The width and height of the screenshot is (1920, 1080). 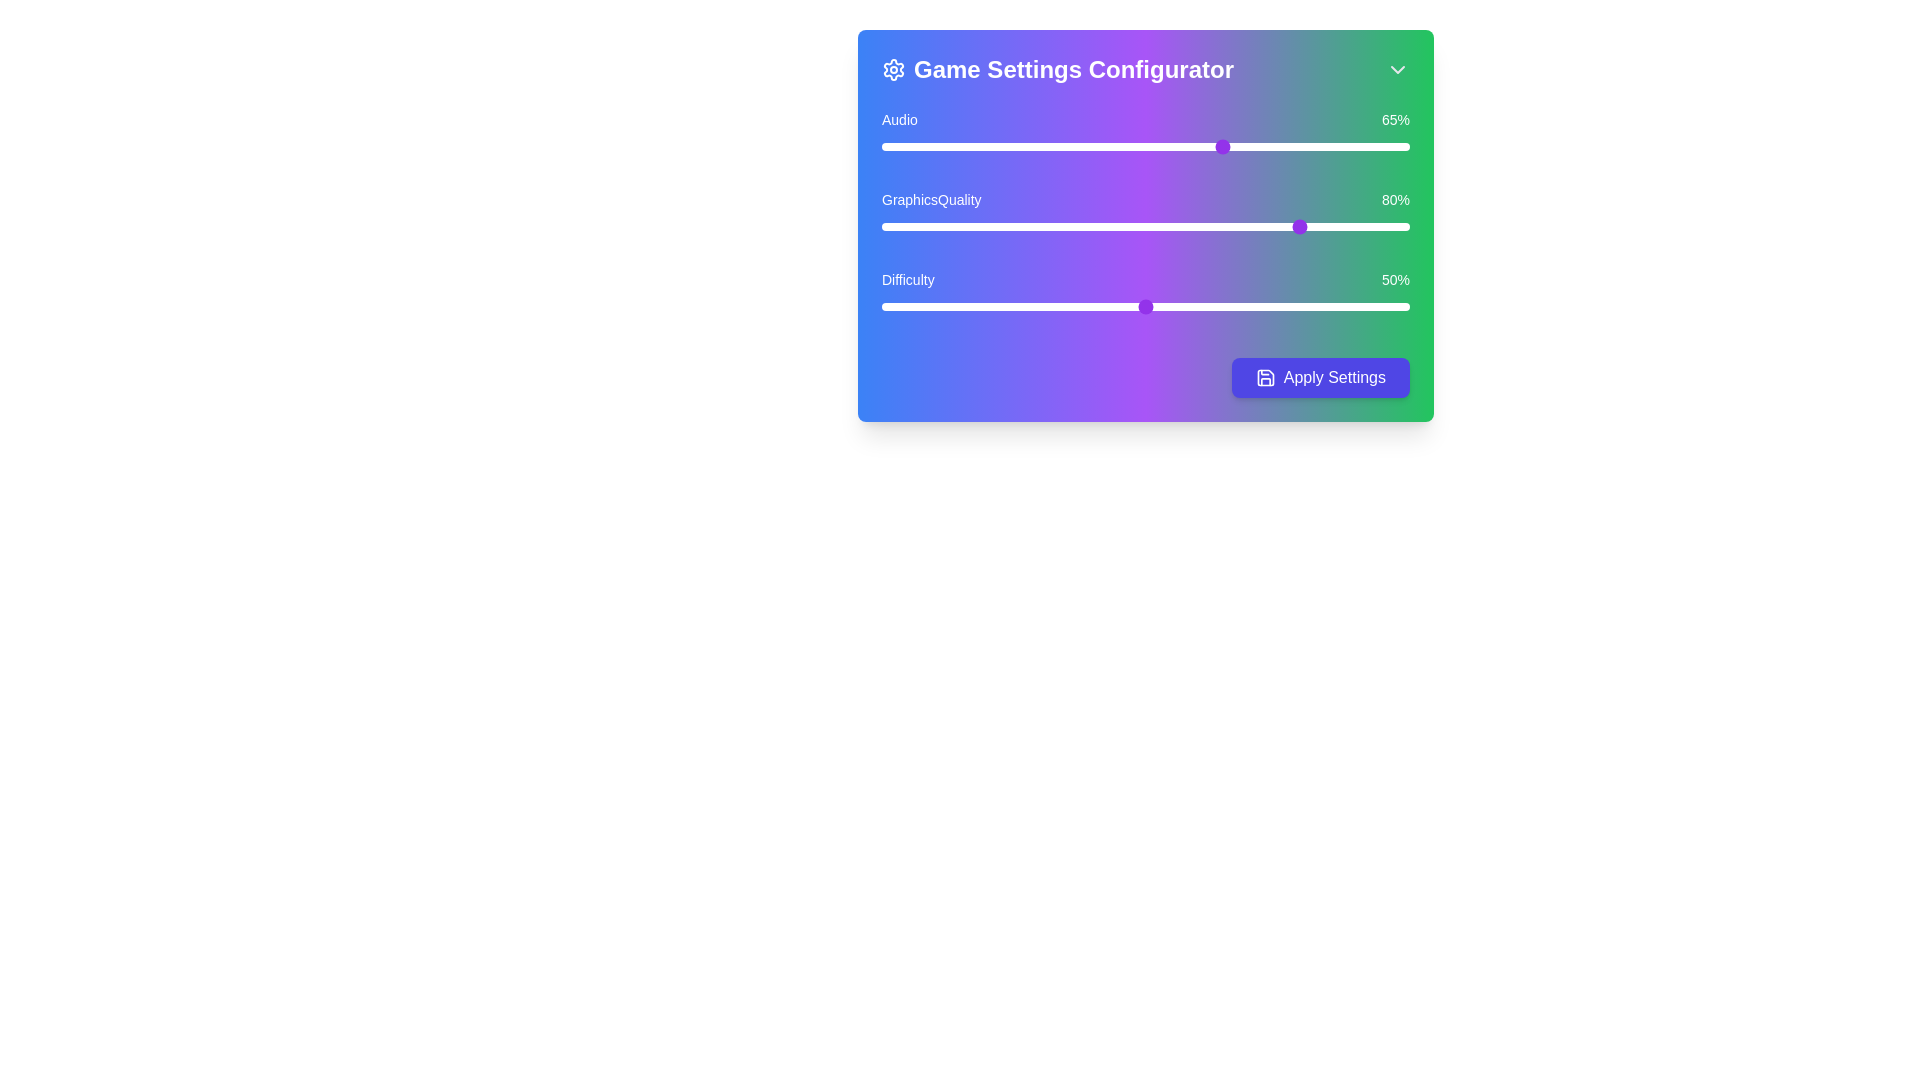 What do you see at coordinates (1264, 378) in the screenshot?
I see `the icon associated with the 'Apply Settings' button located in the bottom right corner of the interface` at bounding box center [1264, 378].